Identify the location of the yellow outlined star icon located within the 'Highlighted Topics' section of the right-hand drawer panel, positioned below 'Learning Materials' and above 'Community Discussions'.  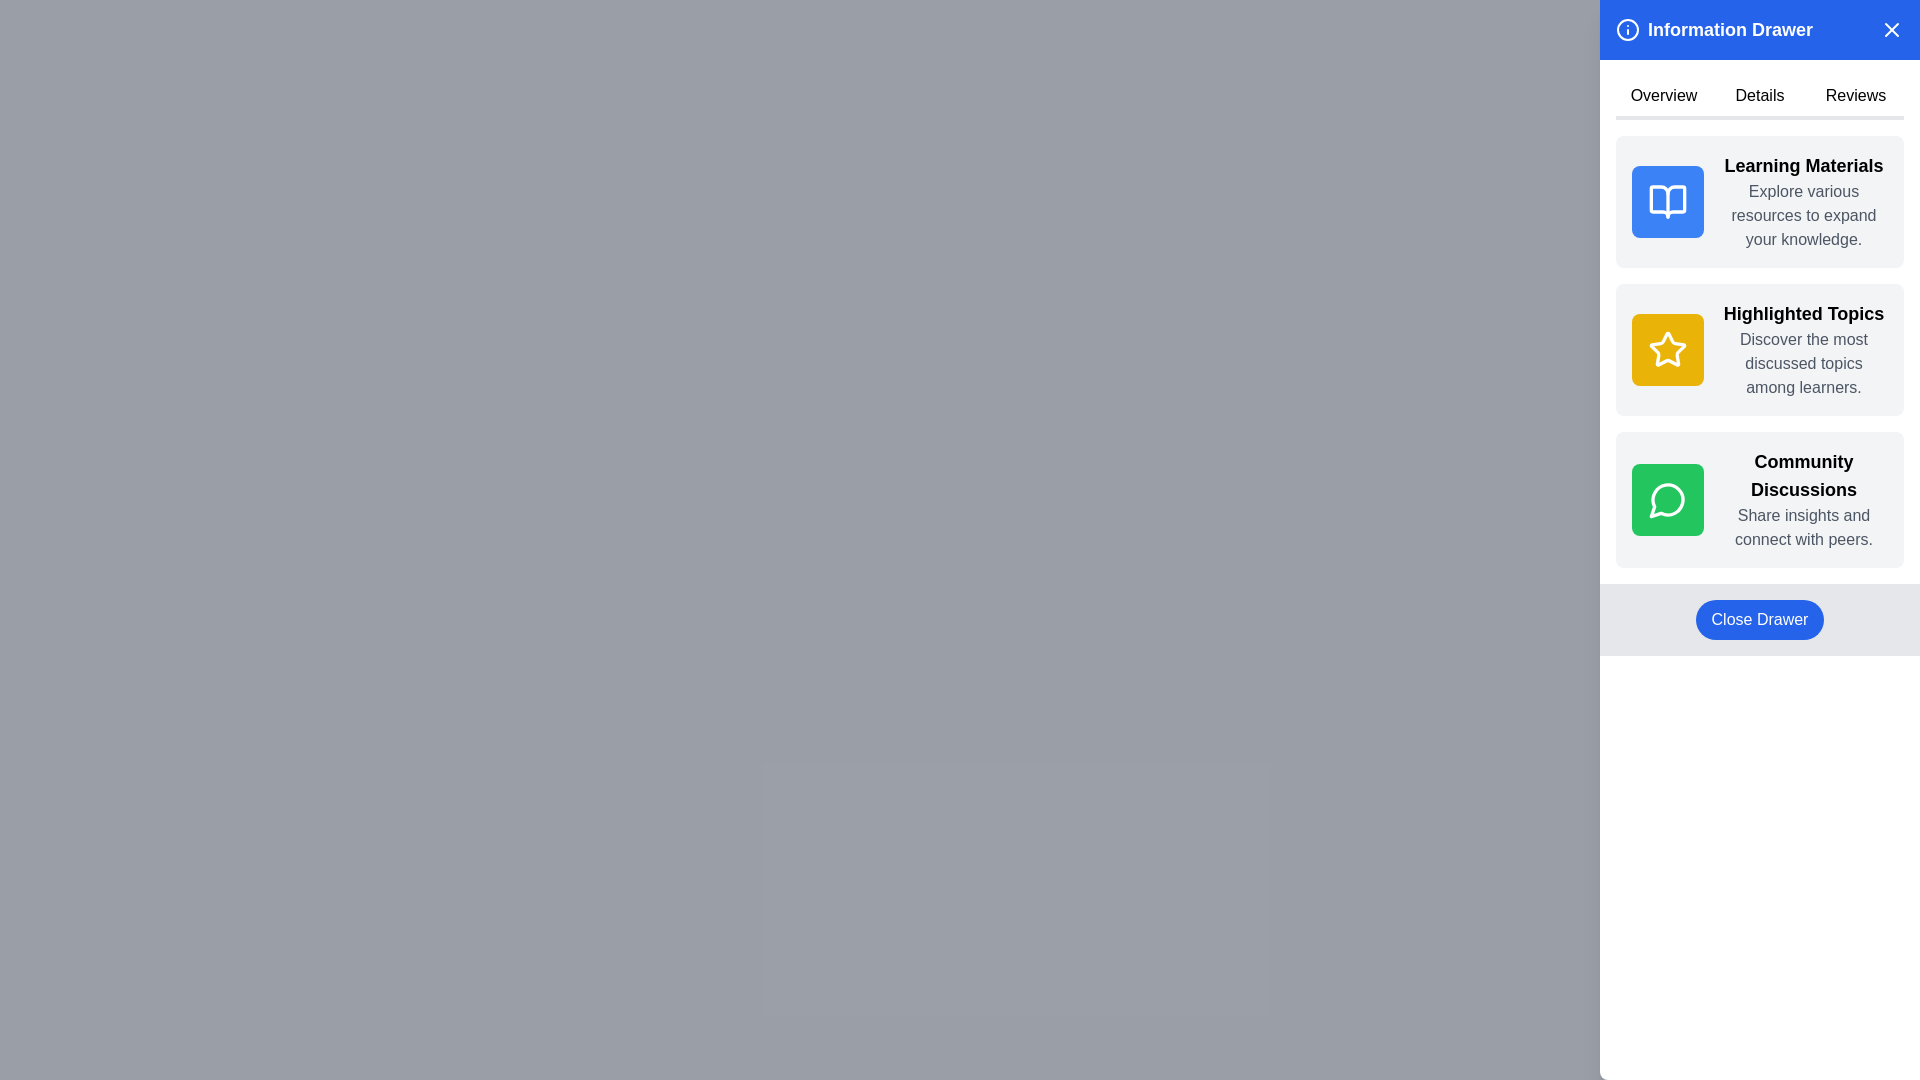
(1668, 349).